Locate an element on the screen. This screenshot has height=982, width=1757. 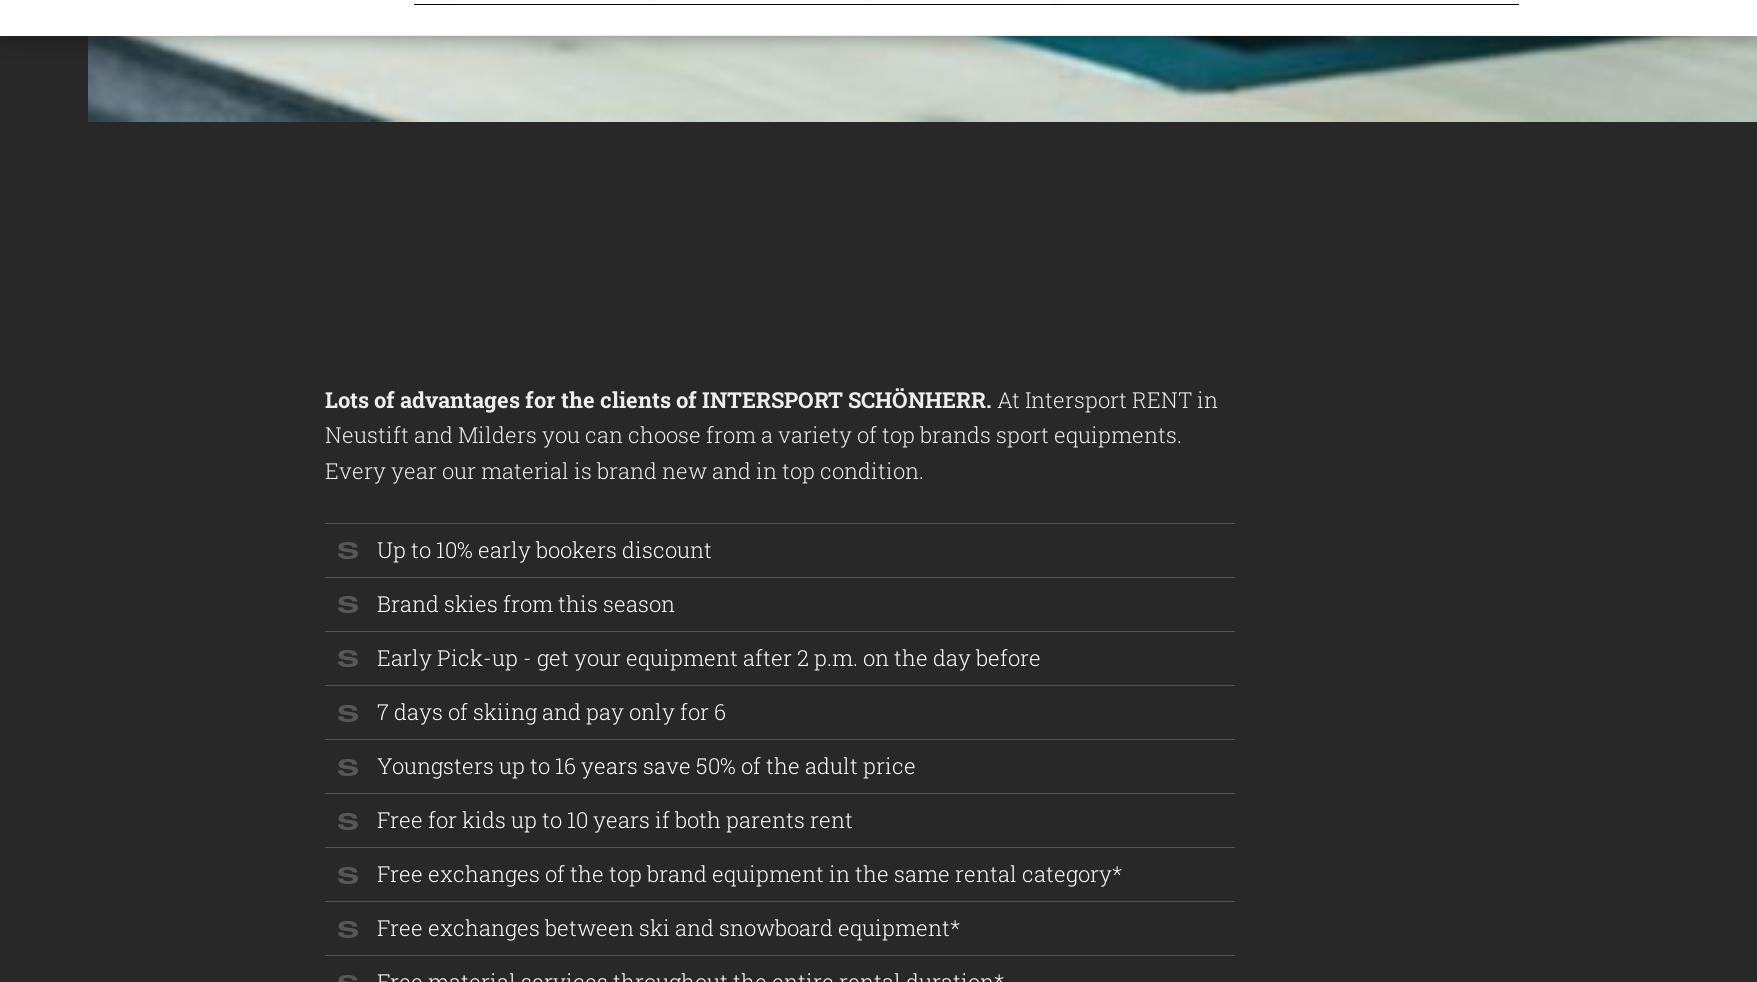
'Early Pick-up - get your equipment after 2 p.m. on the day before' is located at coordinates (376, 656).